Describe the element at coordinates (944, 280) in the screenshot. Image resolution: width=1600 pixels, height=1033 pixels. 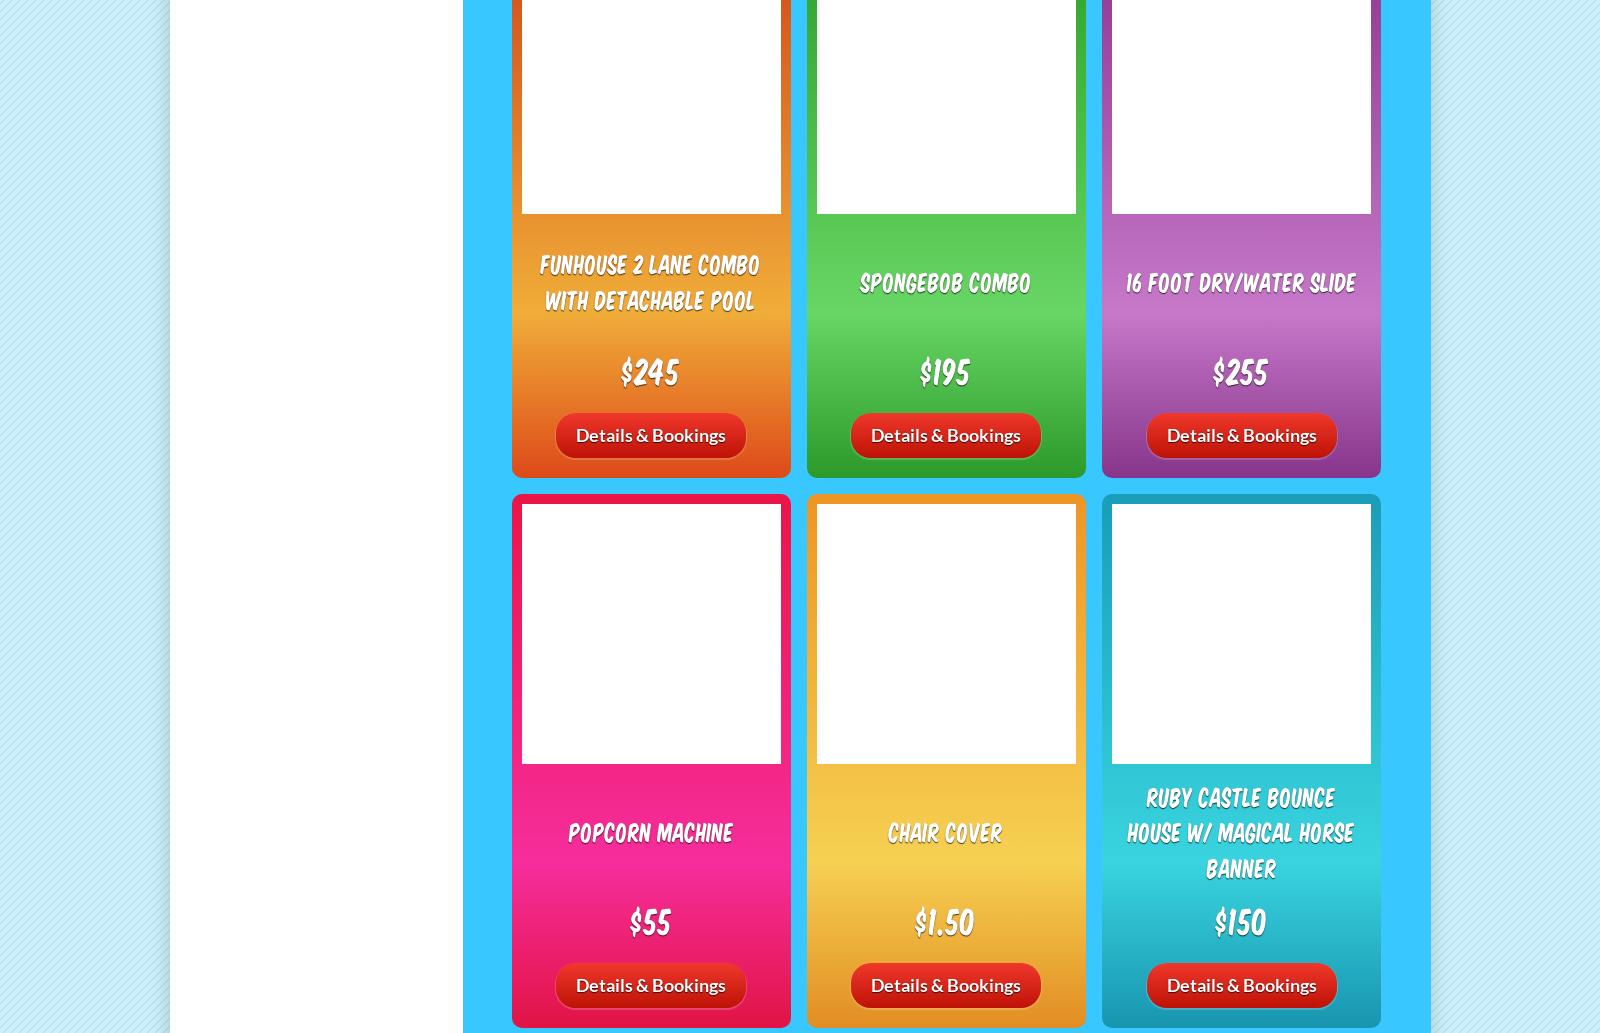
I see `'Spongebob Combo'` at that location.